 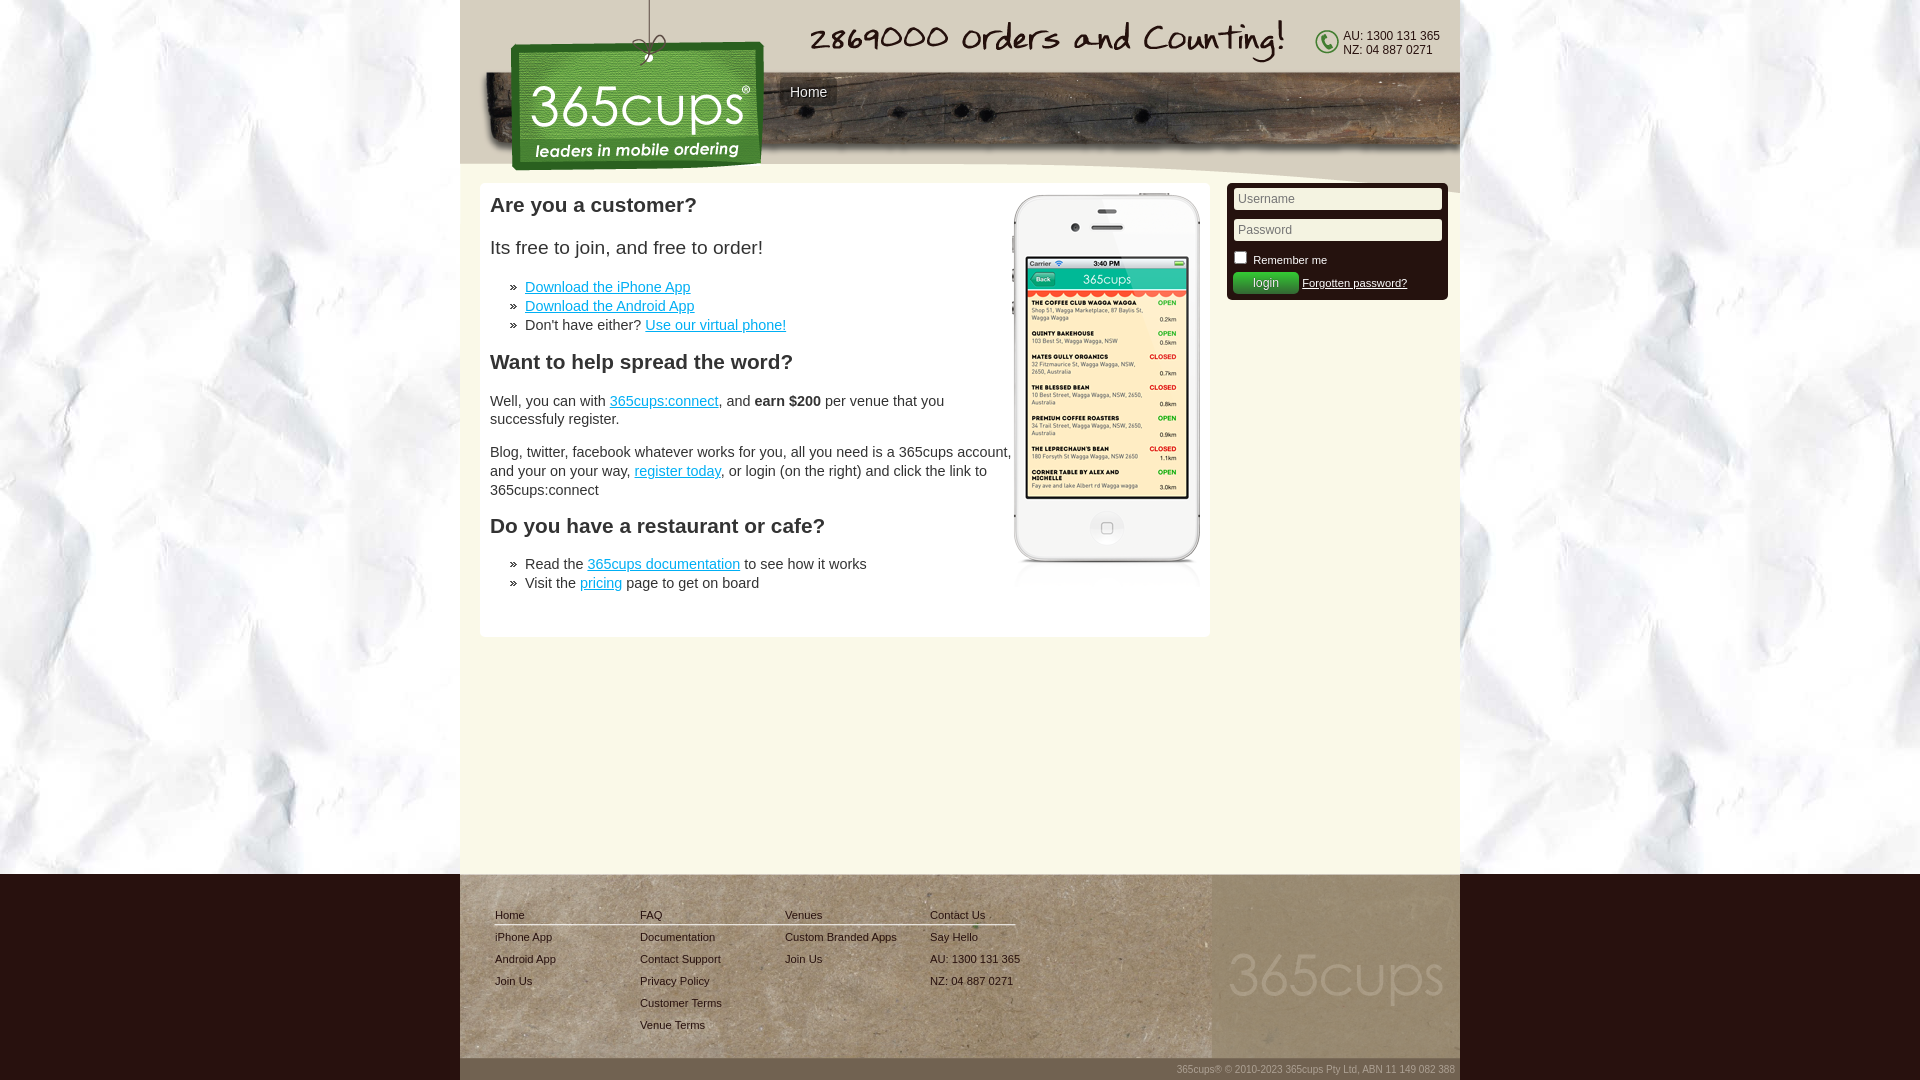 I want to click on 'Custom Branded Apps', so click(x=840, y=937).